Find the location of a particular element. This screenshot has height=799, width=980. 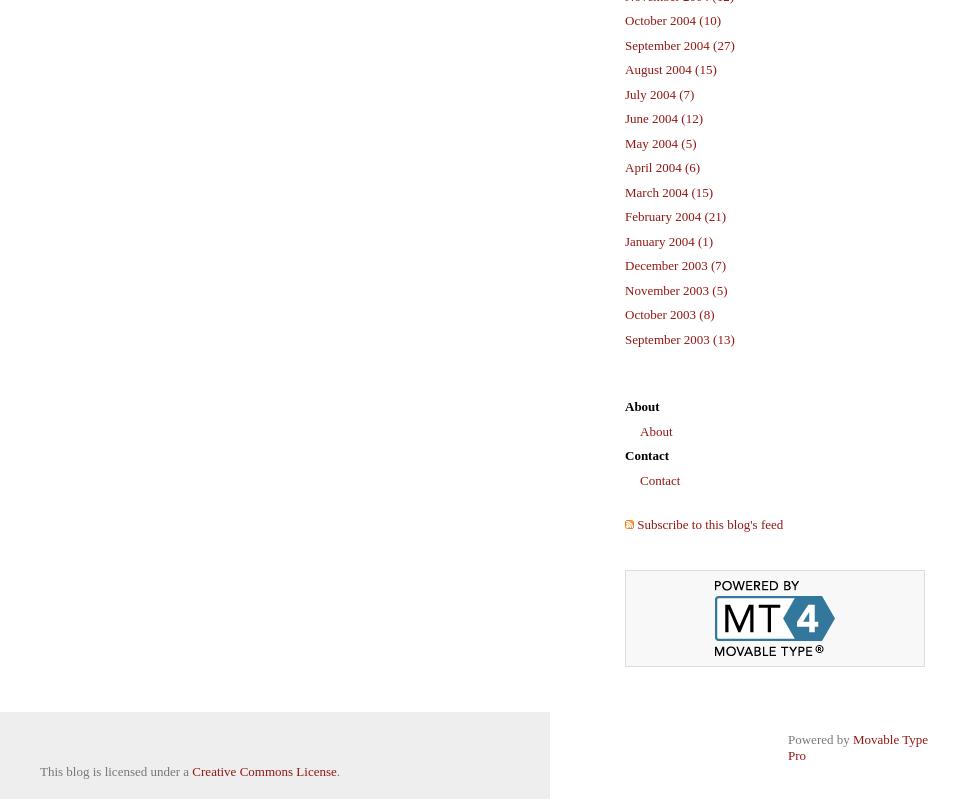

'September 2003 (13)' is located at coordinates (625, 338).